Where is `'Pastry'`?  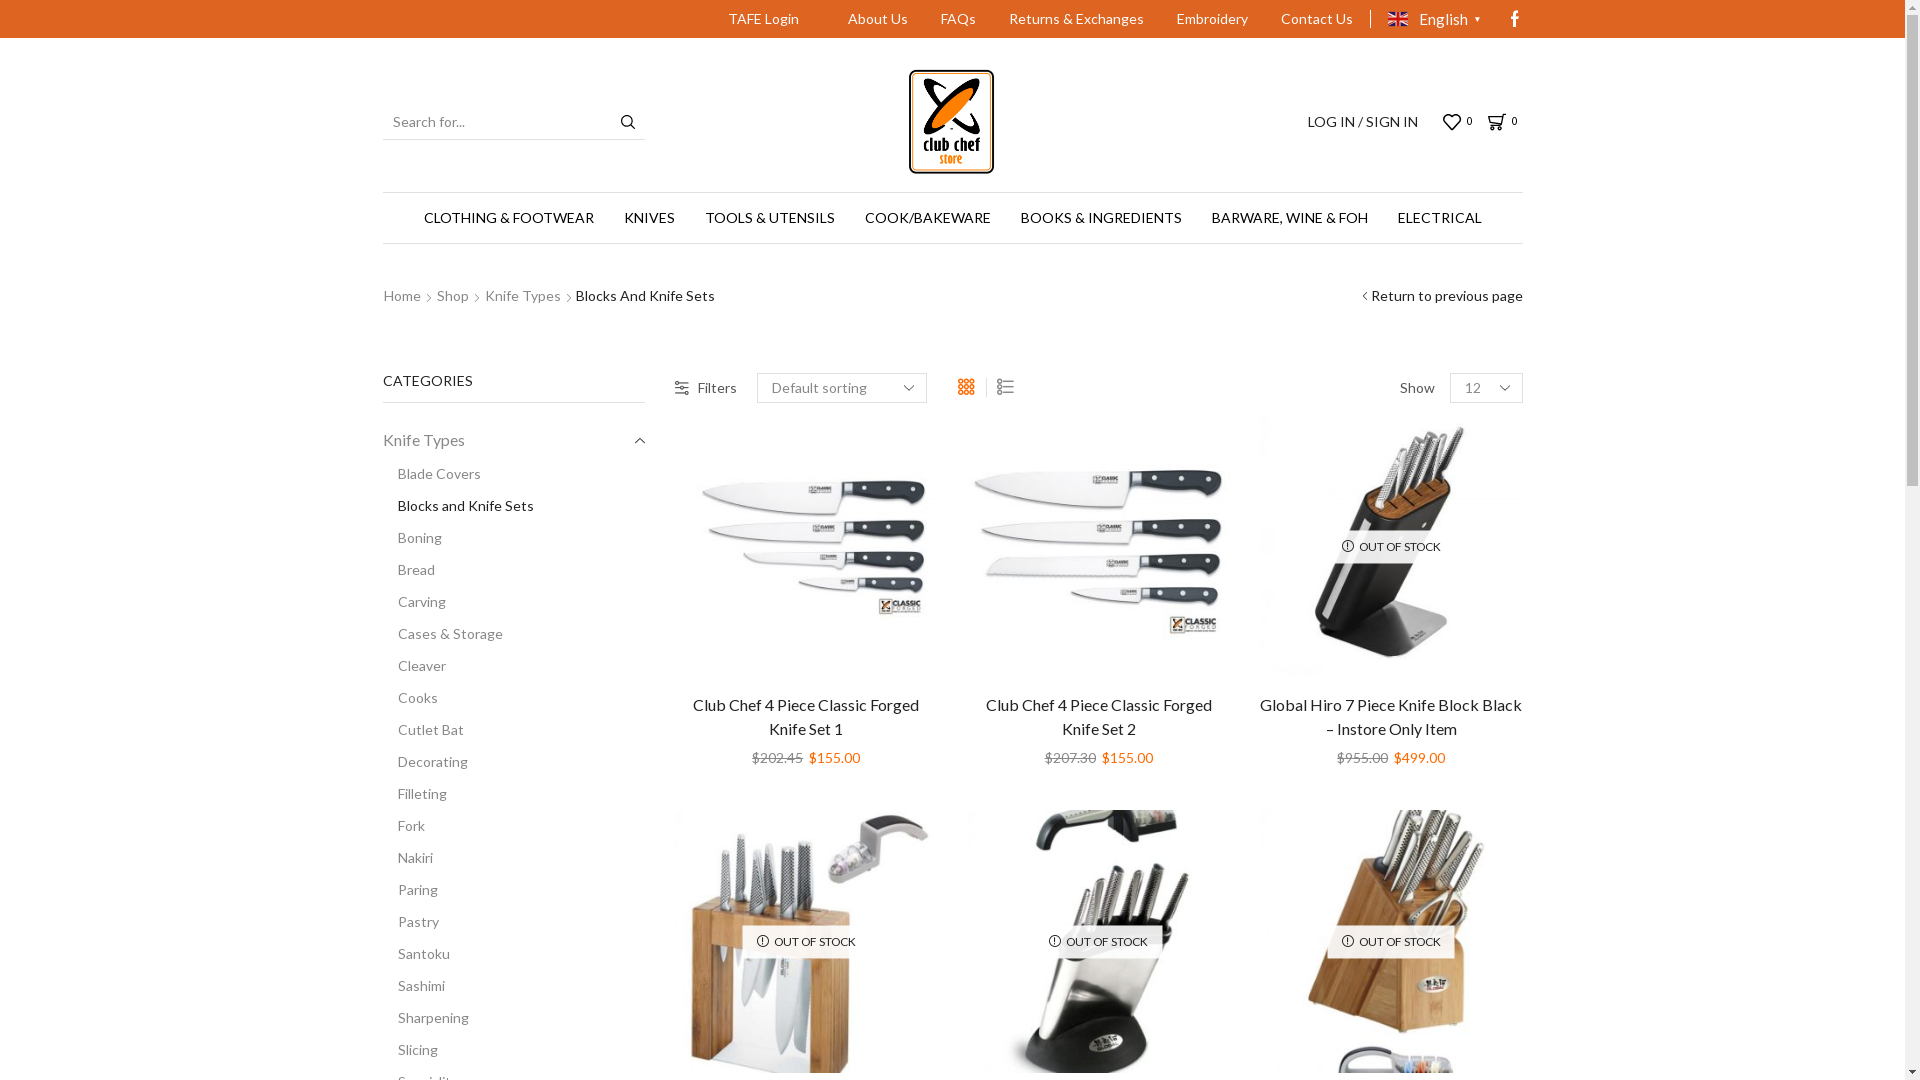 'Pastry' is located at coordinates (408, 921).